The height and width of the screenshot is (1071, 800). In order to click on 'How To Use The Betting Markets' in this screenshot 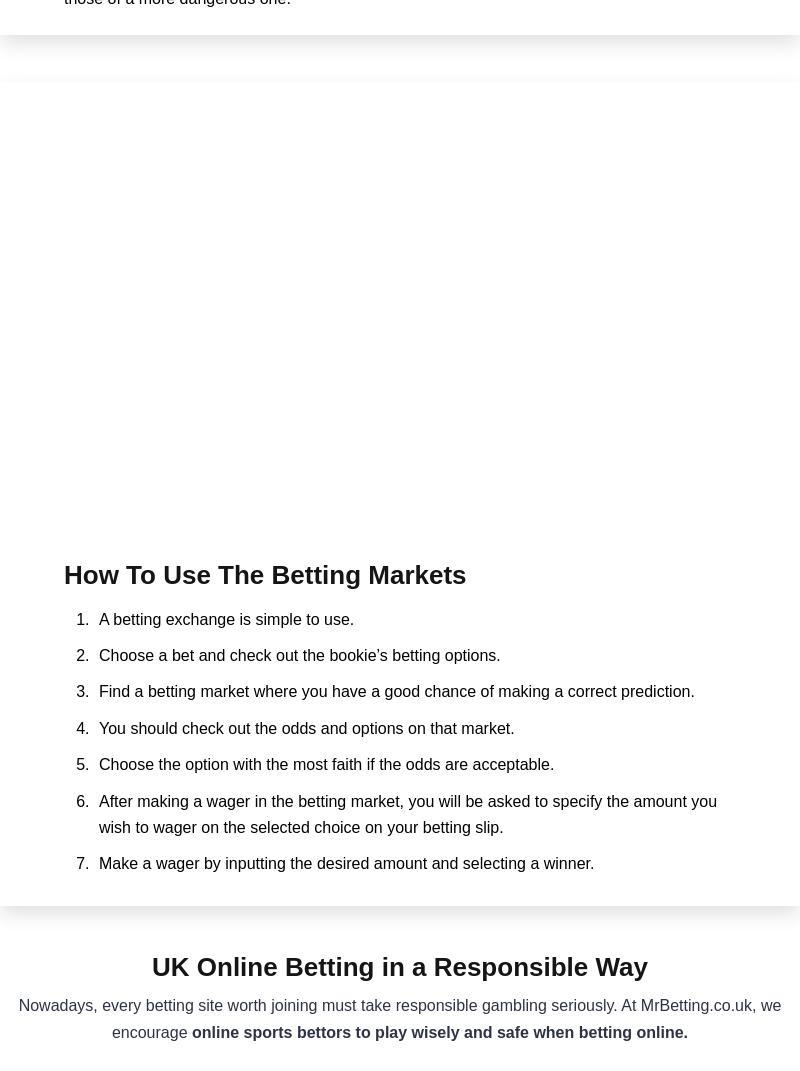, I will do `click(263, 575)`.